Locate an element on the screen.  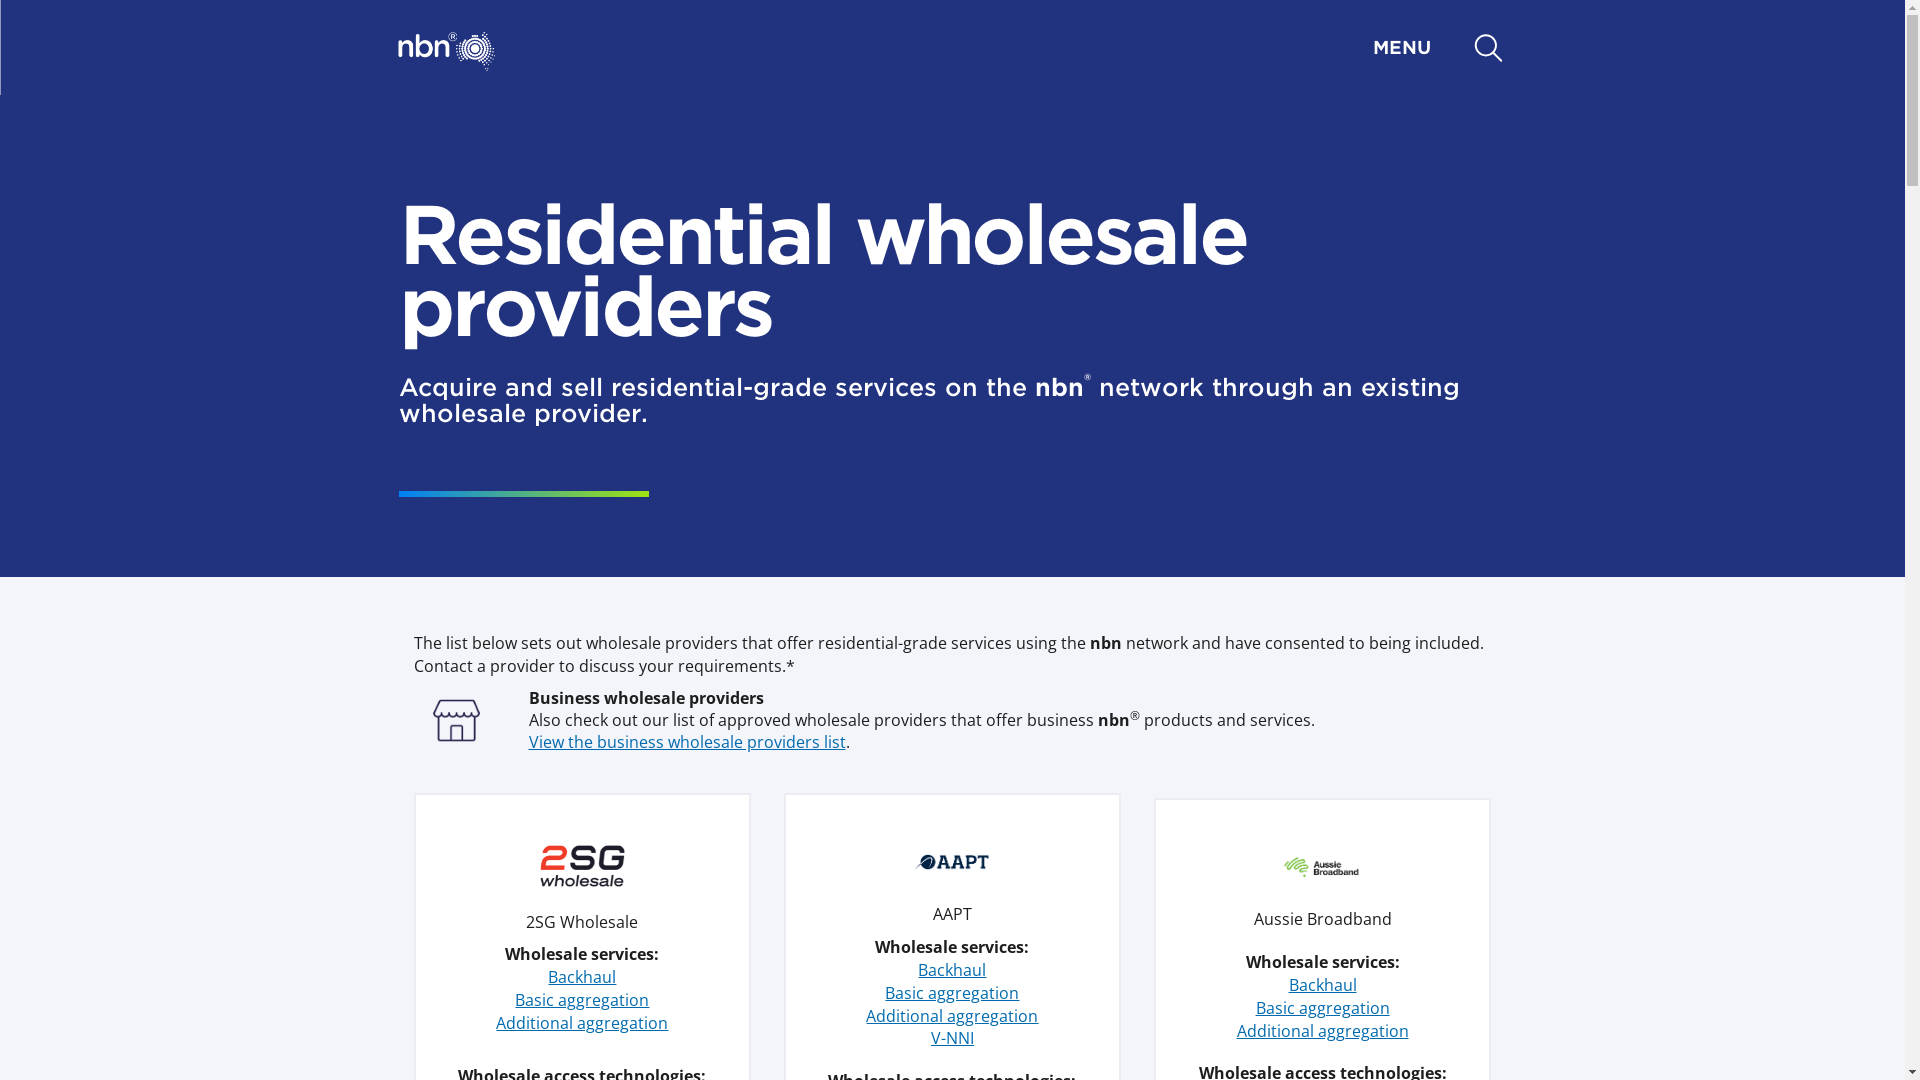
'Backhaul' is located at coordinates (950, 968).